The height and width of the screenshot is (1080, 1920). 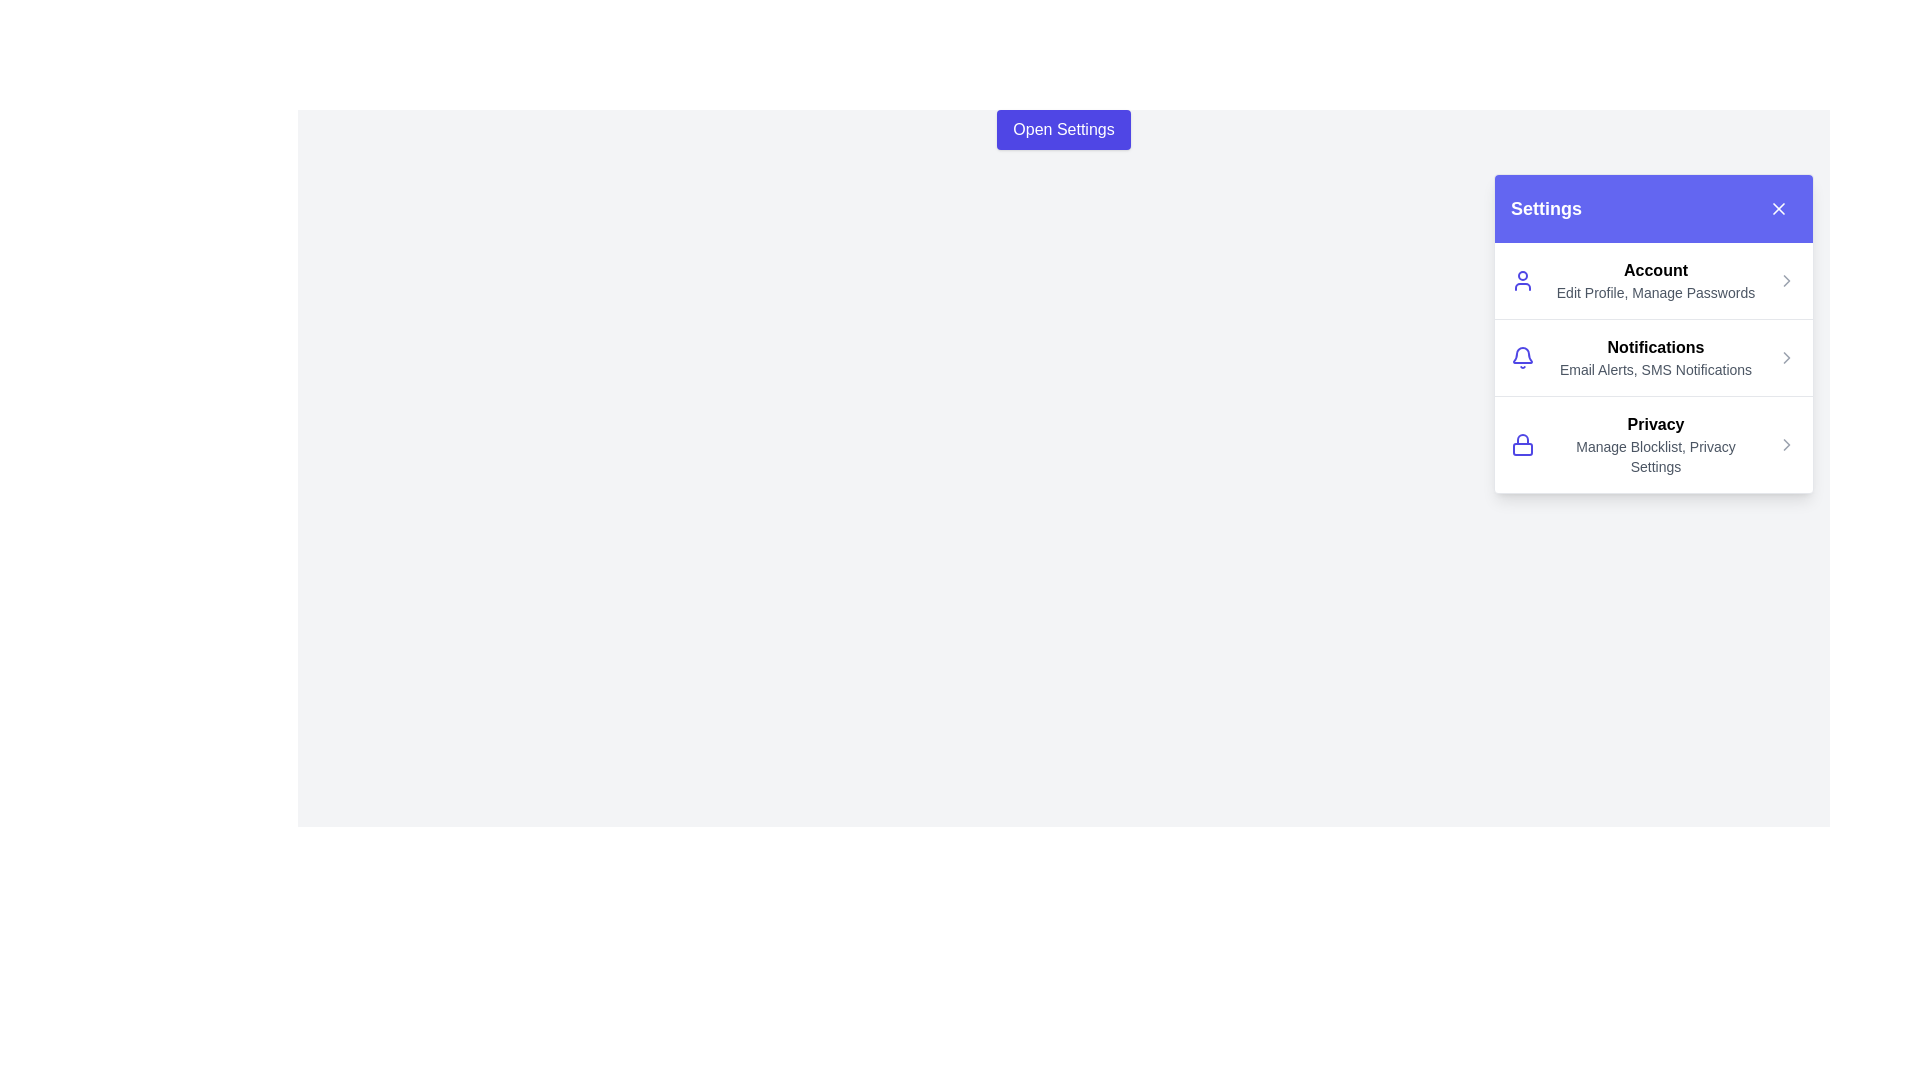 I want to click on the close button with an 'X' icon located at the top-right corner of the 'Settings' popup, so click(x=1779, y=208).